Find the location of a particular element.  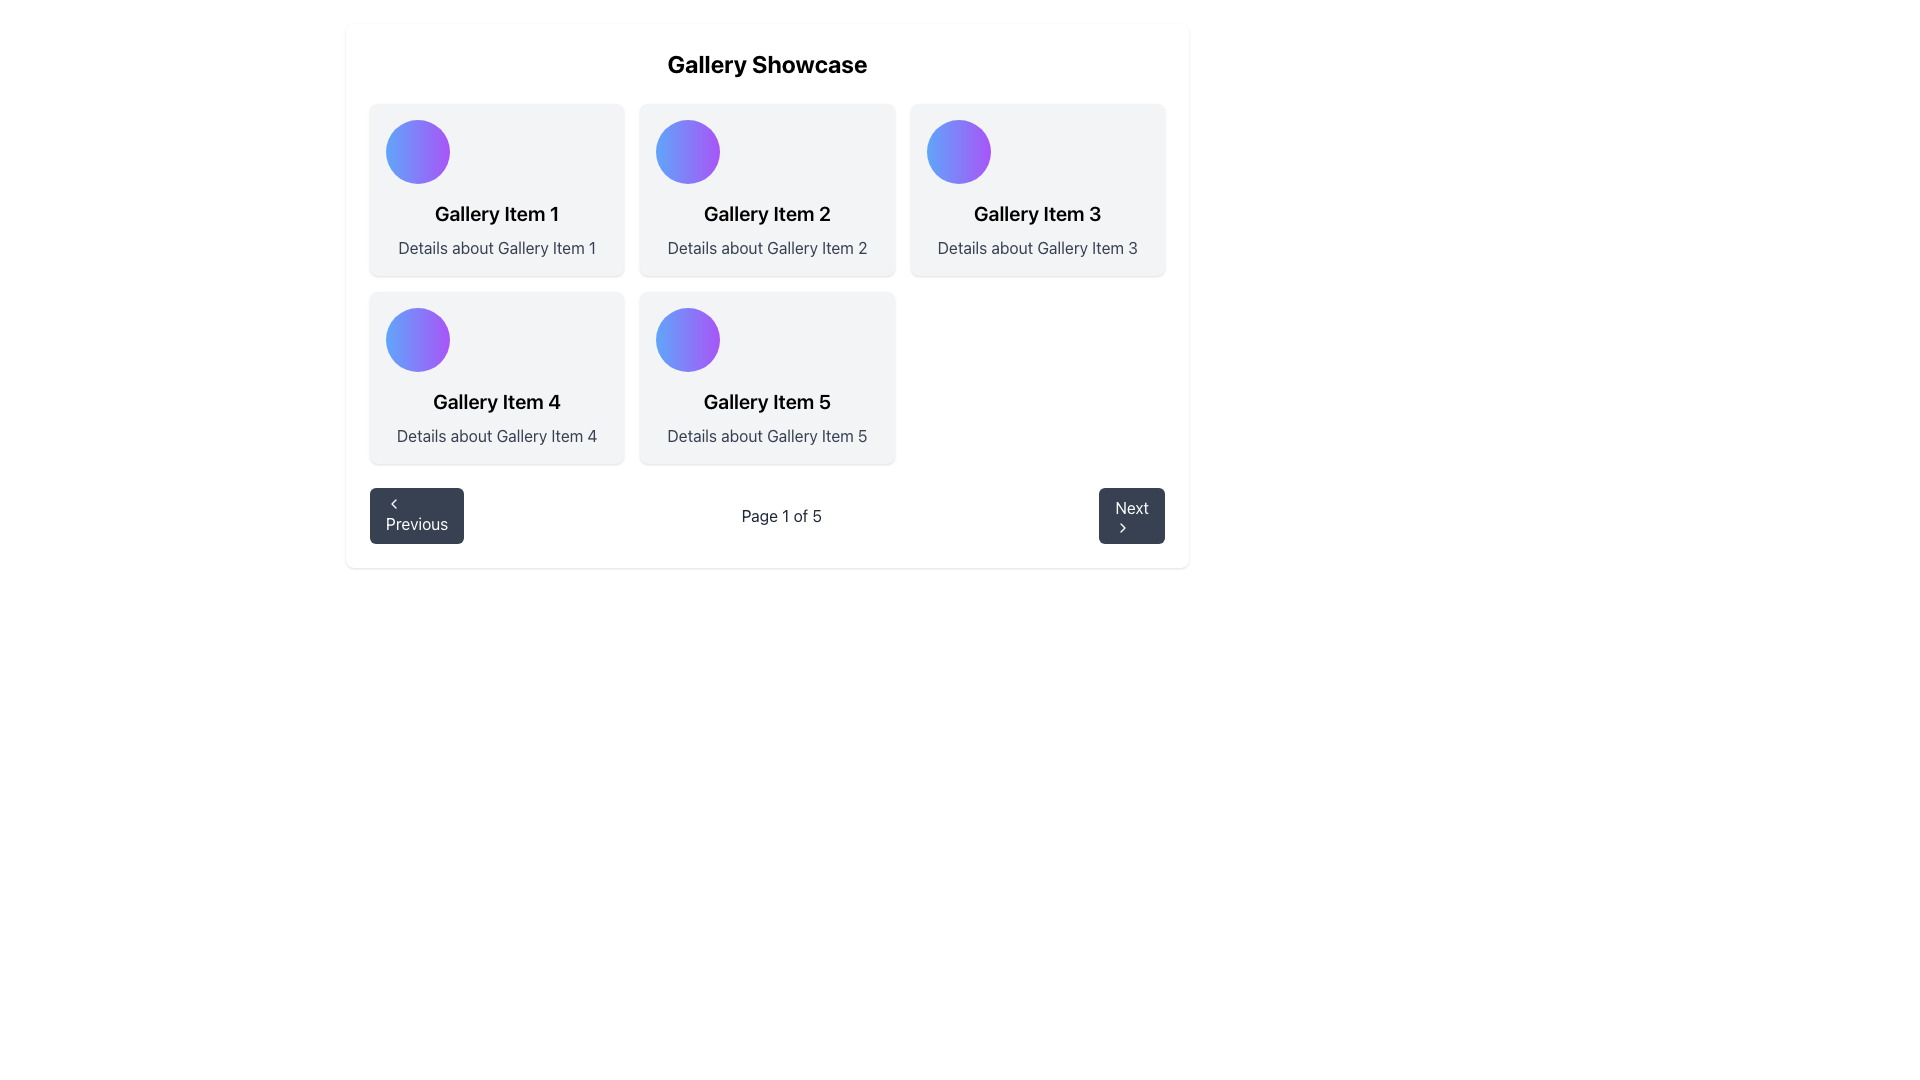

the leftward-pointing chevron icon inside the 'Previous' button, which has a dark background and white text is located at coordinates (393, 503).